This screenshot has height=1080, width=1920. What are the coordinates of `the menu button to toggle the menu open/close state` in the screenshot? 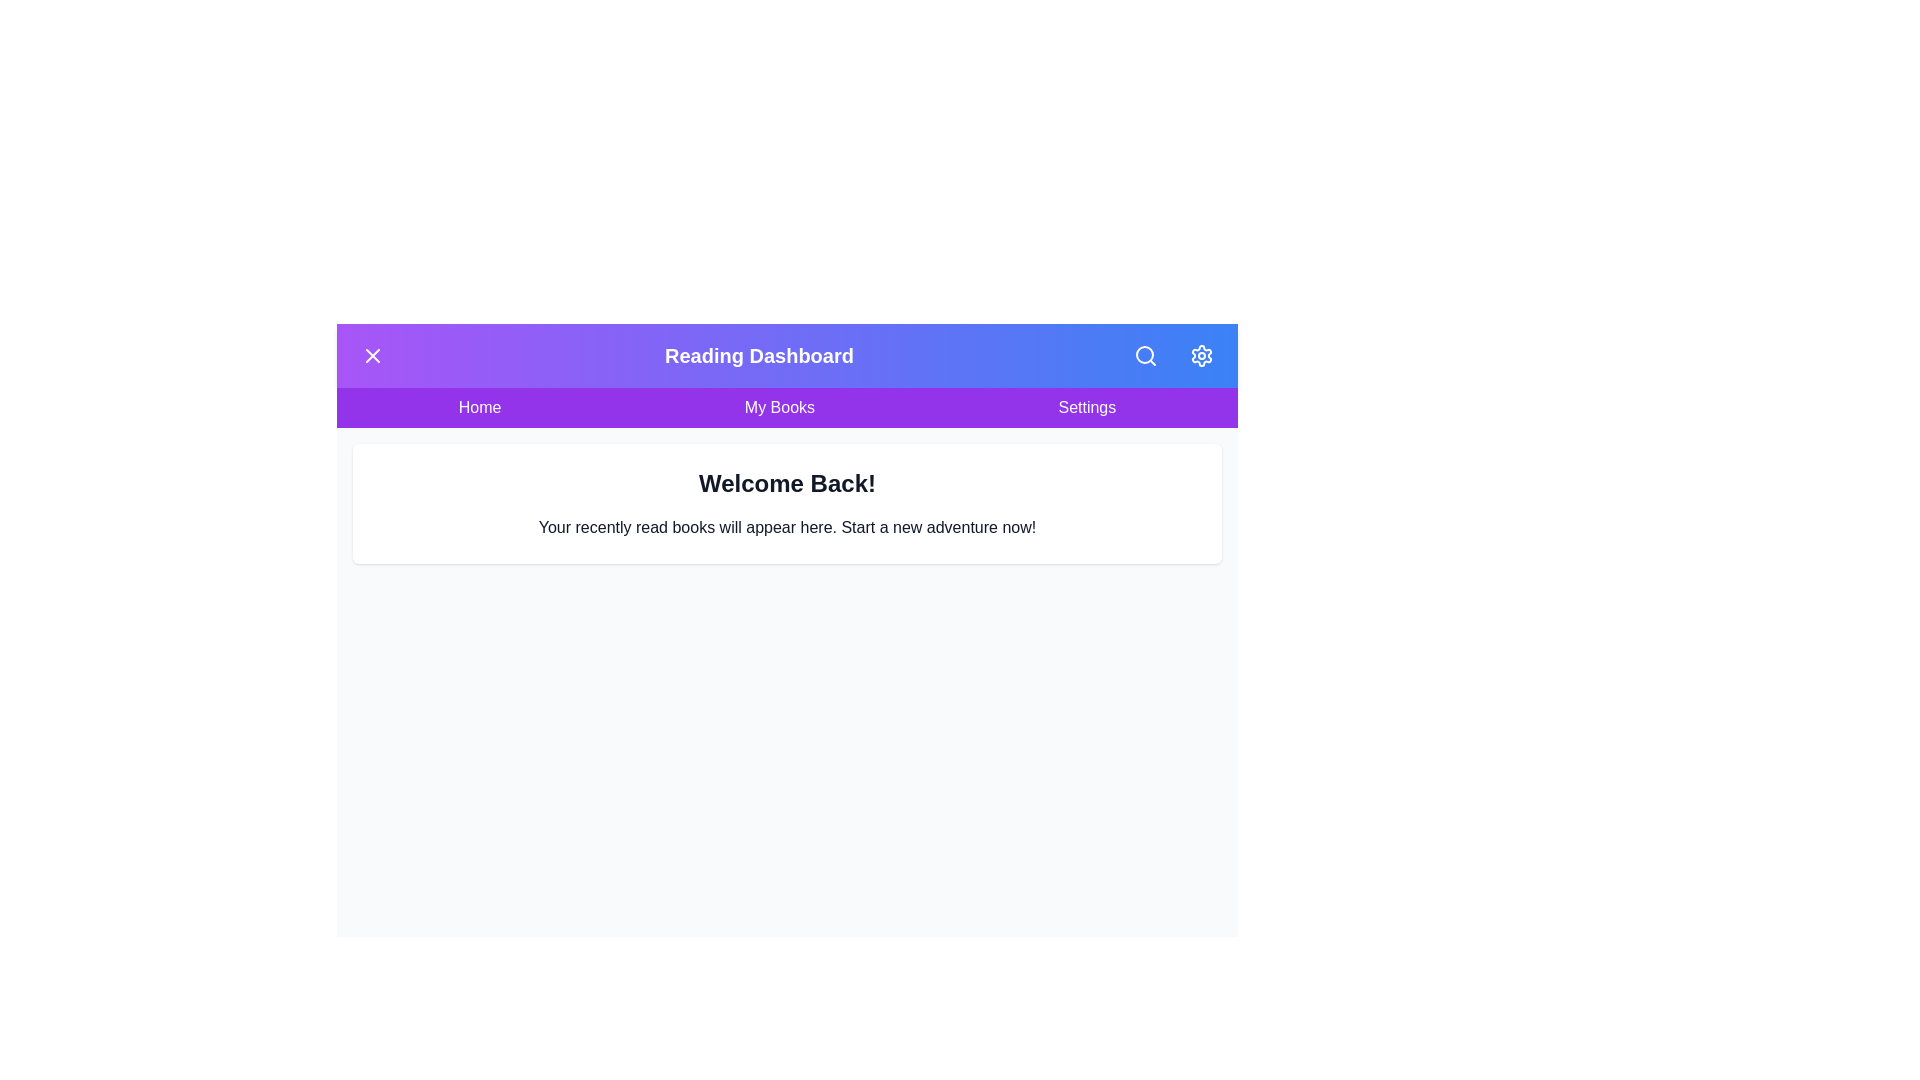 It's located at (373, 354).